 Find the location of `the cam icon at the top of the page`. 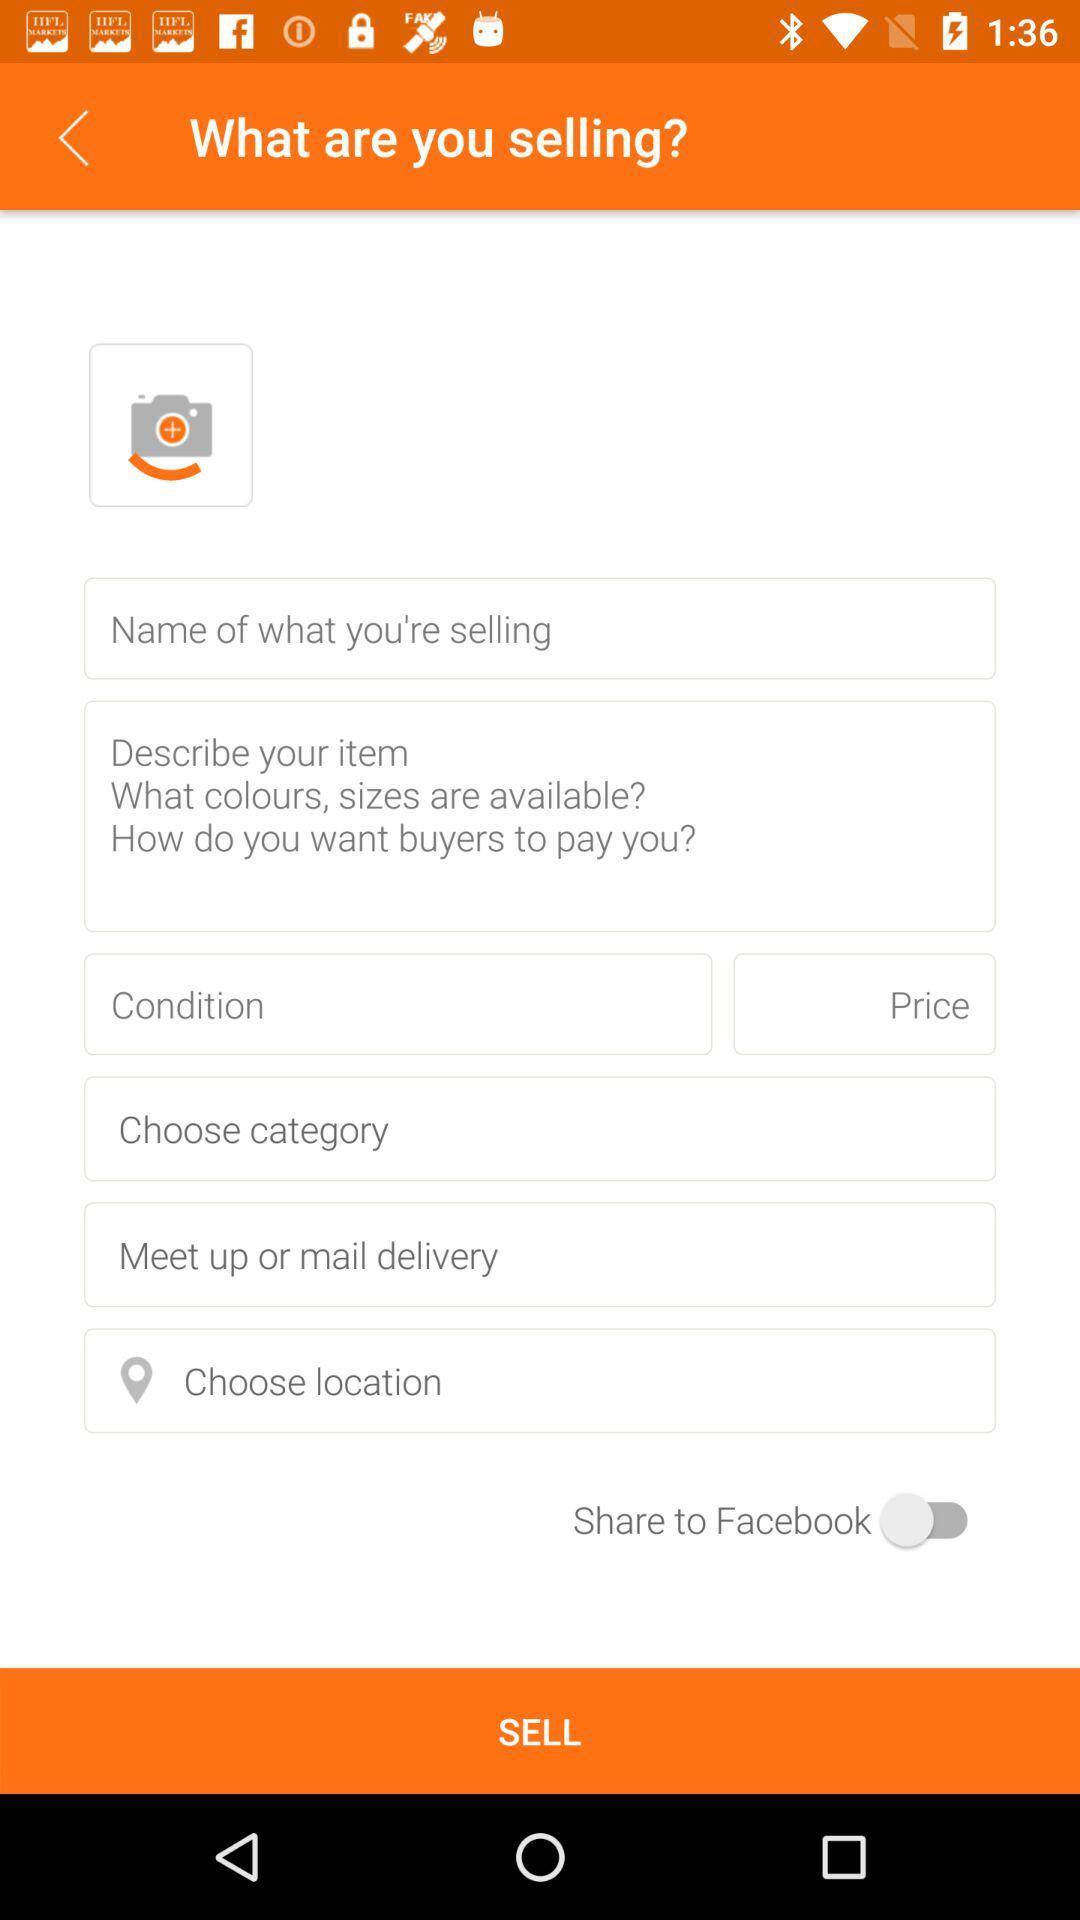

the cam icon at the top of the page is located at coordinates (169, 424).